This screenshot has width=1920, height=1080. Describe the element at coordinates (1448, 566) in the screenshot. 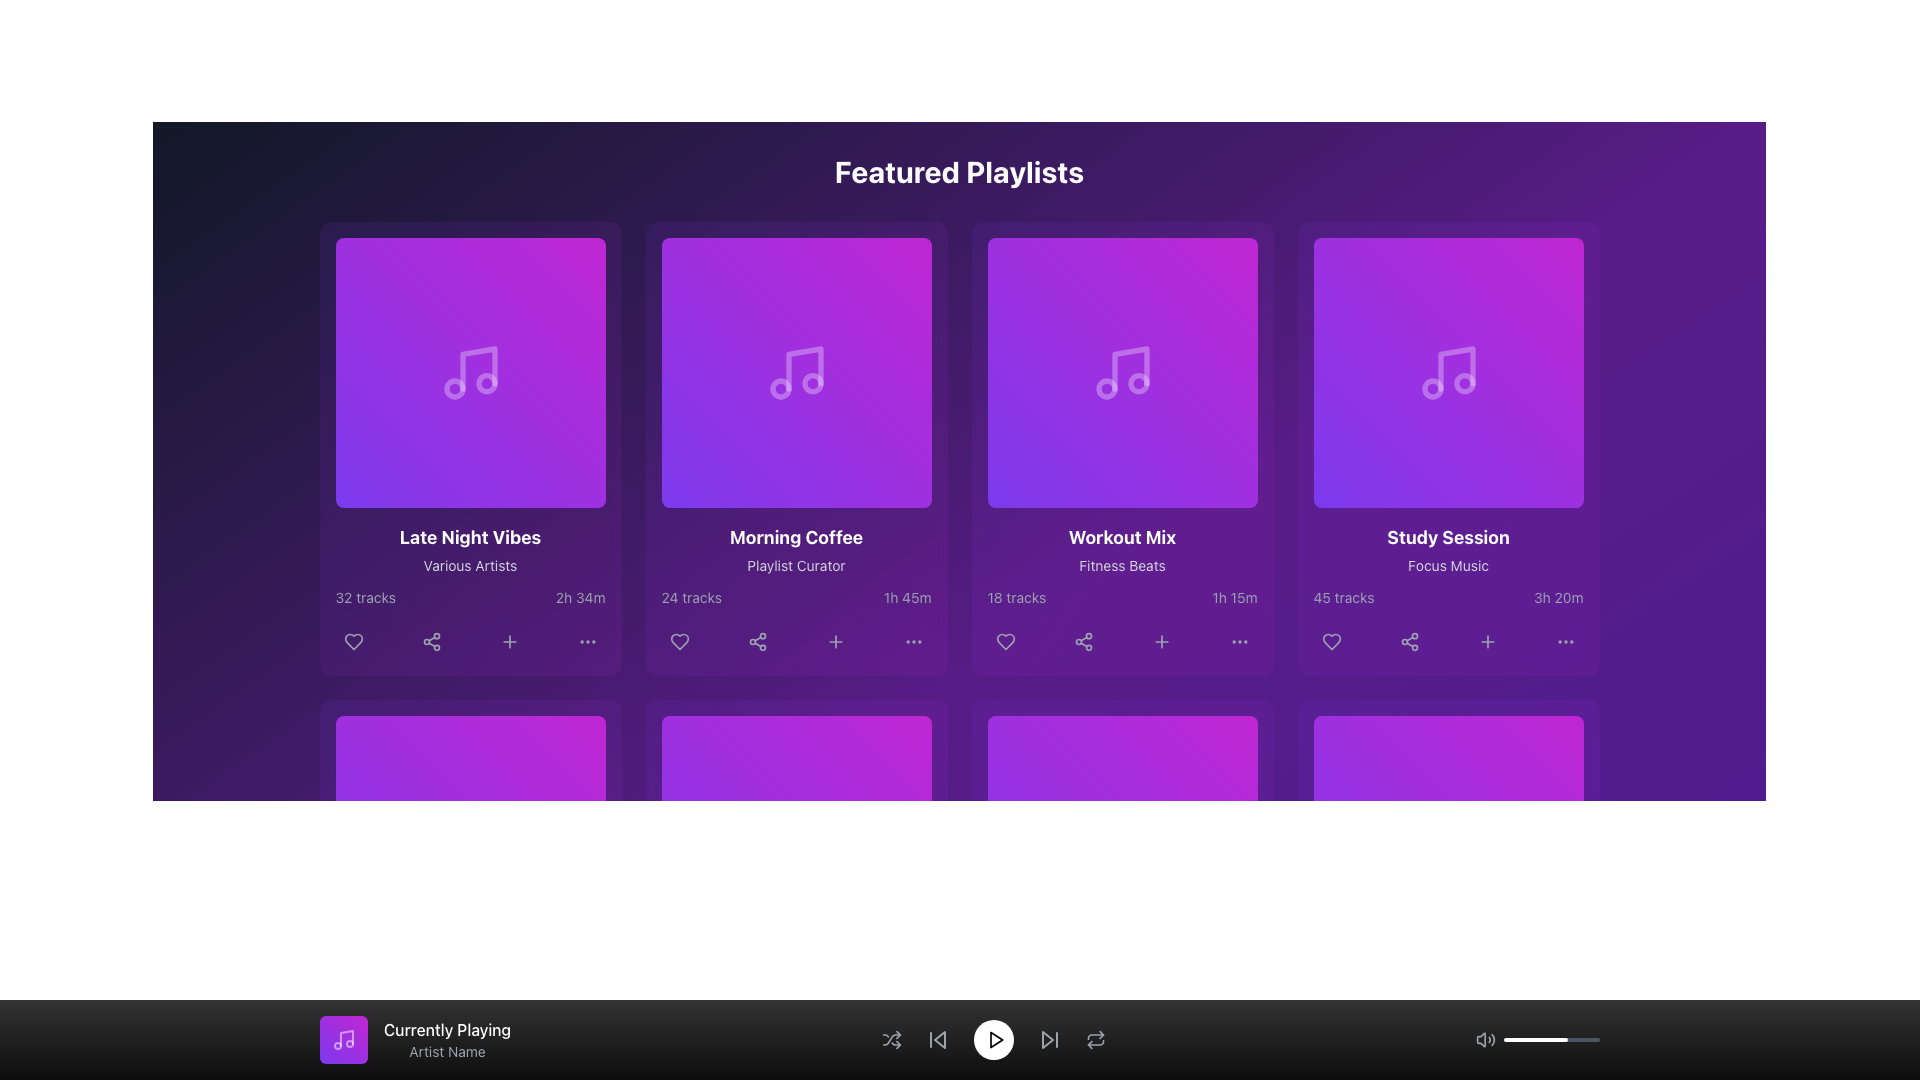

I see `the text label 'Focus Music' which is displayed in a smaller, lighter gray font and is situated directly below the bold title 'Study Session' in the playlist card` at that location.